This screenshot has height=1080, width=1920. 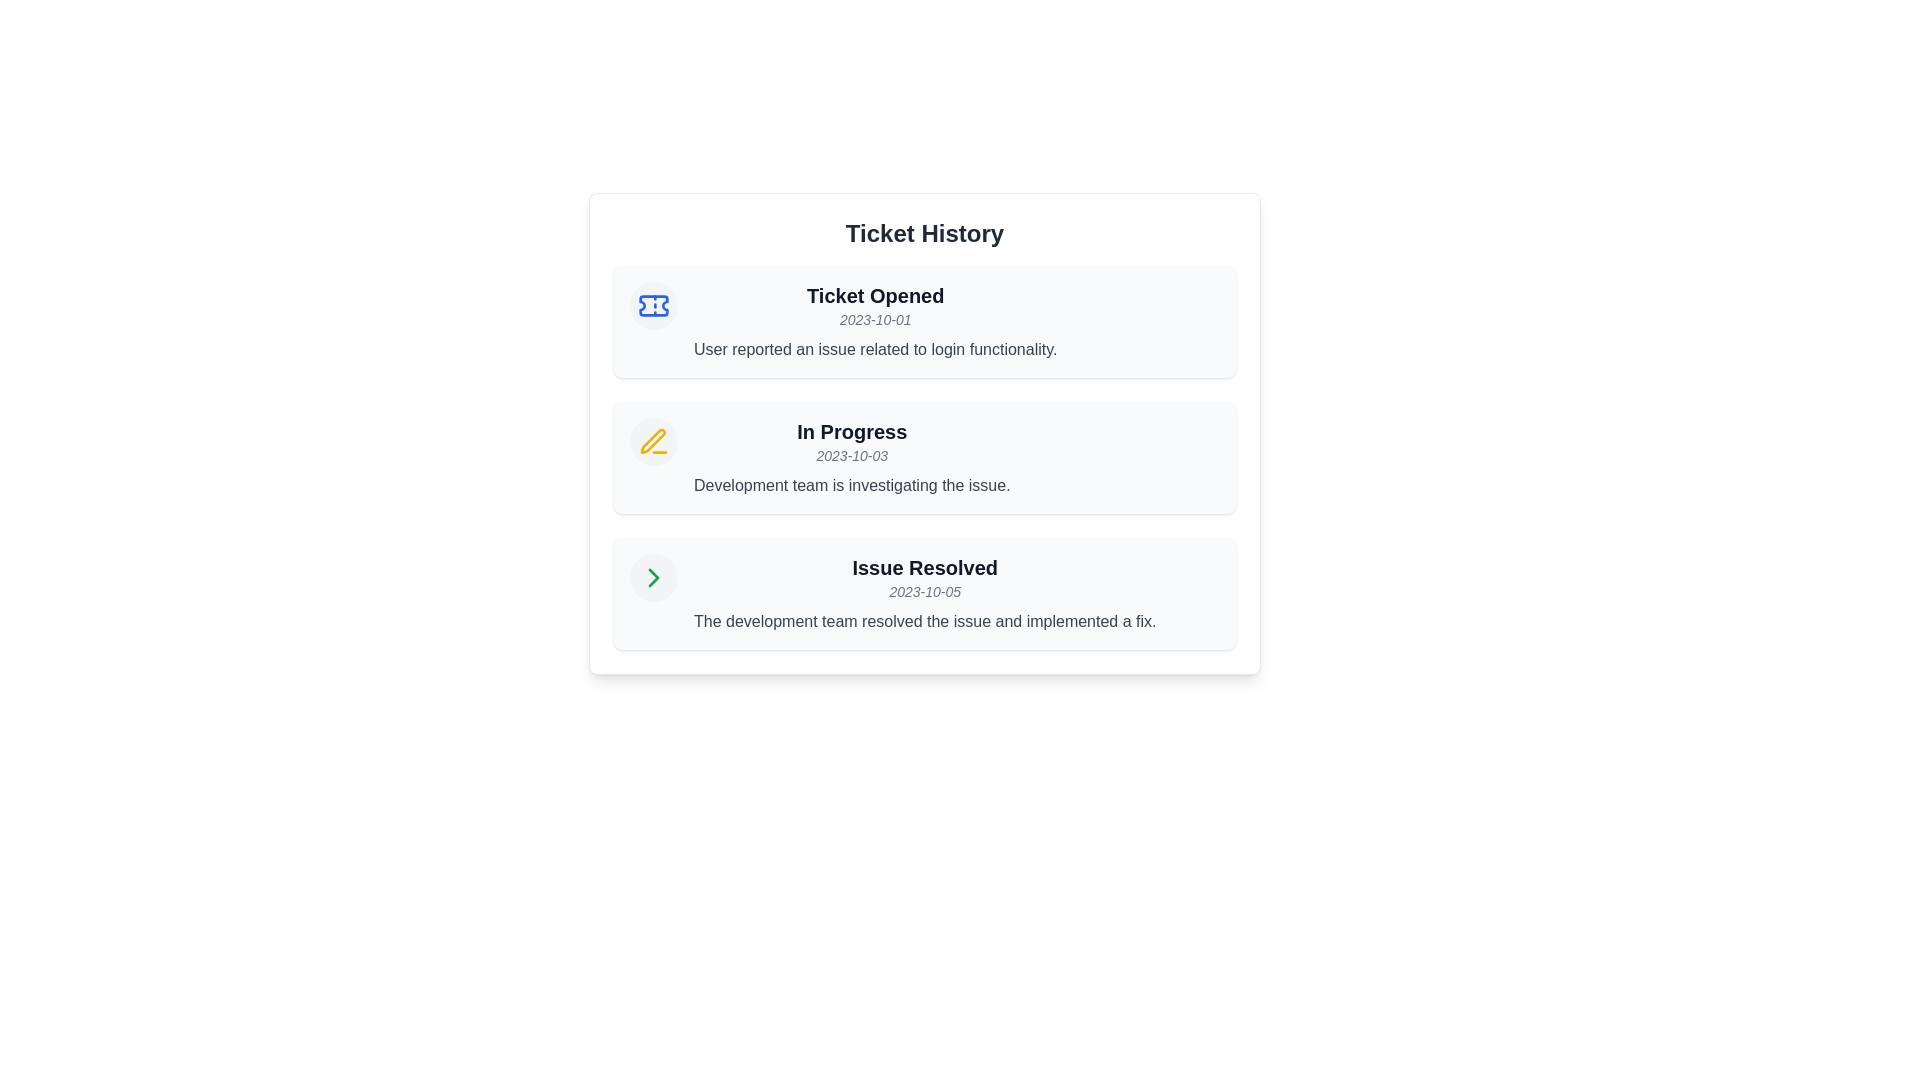 I want to click on the small, italicized text displaying the date '2023-10-01' located beneath the bolded heading 'Ticket Opened' in the 'Ticket History' interface, so click(x=875, y=319).